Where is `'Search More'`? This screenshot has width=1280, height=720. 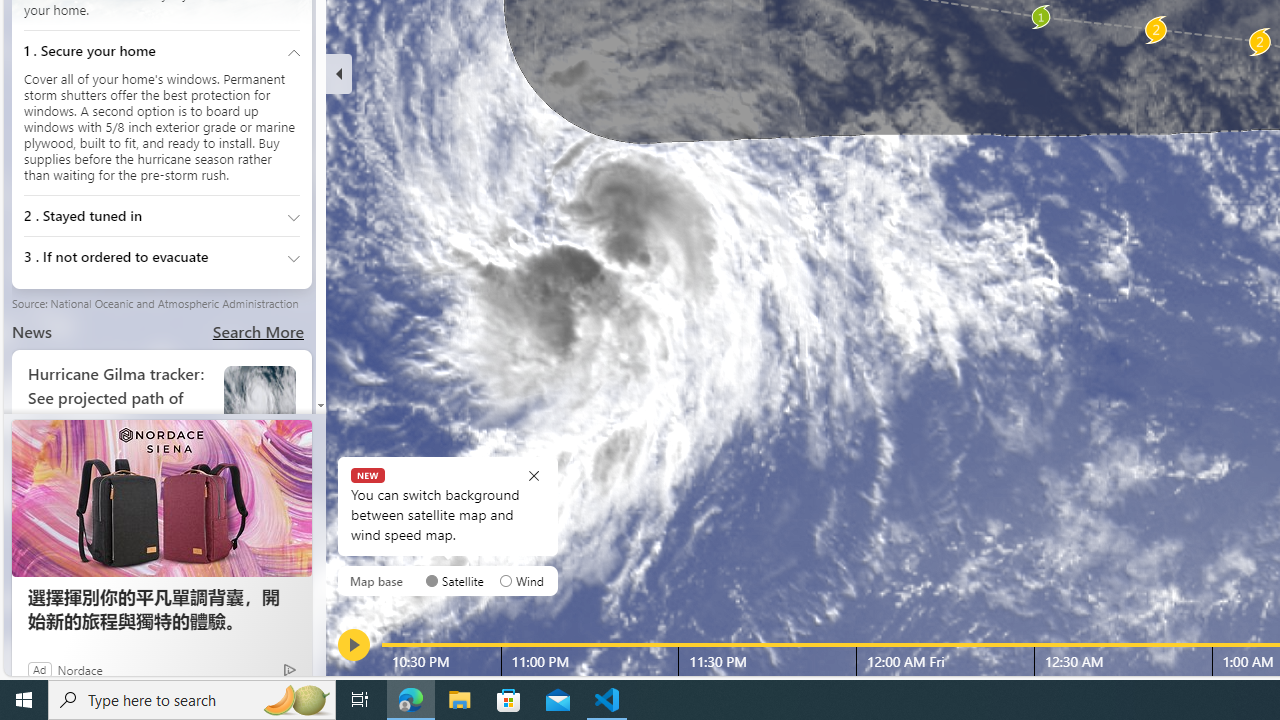
'Search More' is located at coordinates (257, 330).